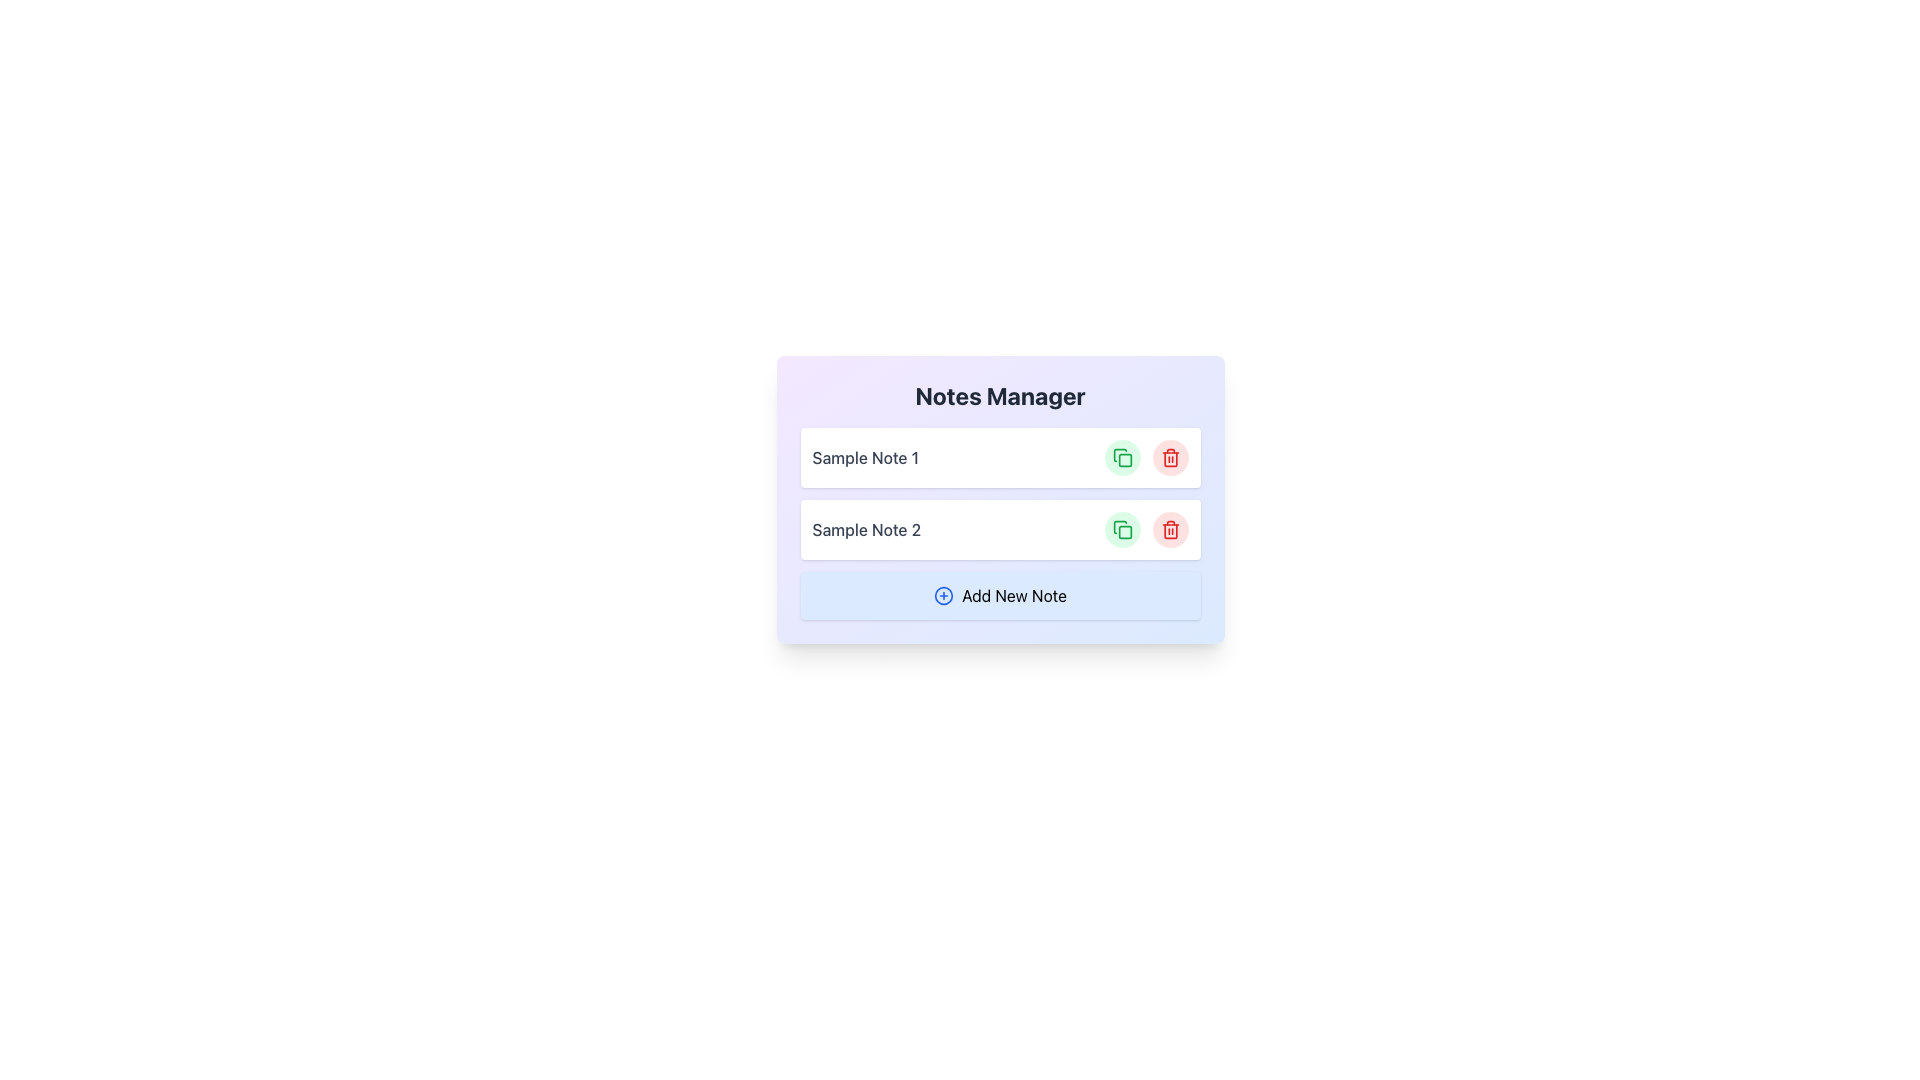 This screenshot has width=1920, height=1080. What do you see at coordinates (865, 458) in the screenshot?
I see `the text label that serves as the name for the first note in the Notes Manager, positioned on the left side of the card, to the left of the copy and delete icons` at bounding box center [865, 458].